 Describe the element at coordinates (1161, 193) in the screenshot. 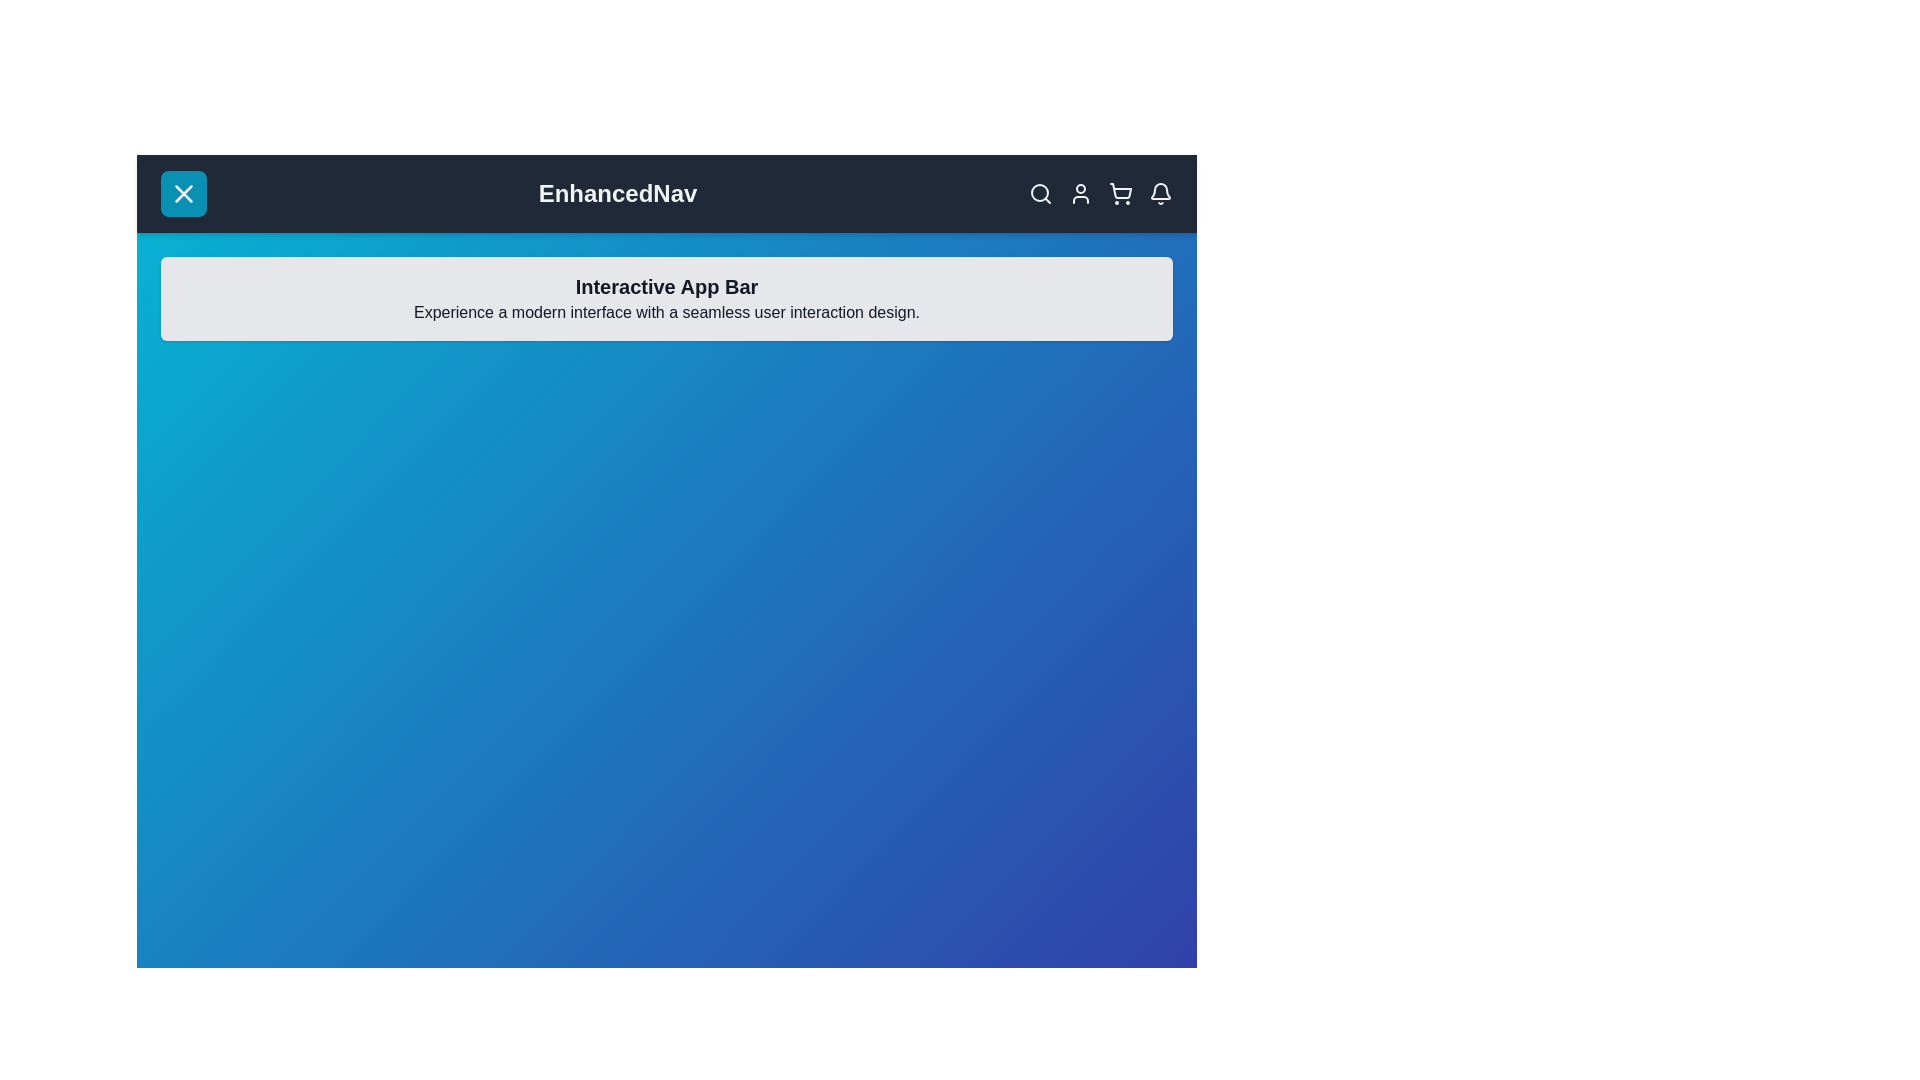

I see `the icon bell to observe its hover effect` at that location.